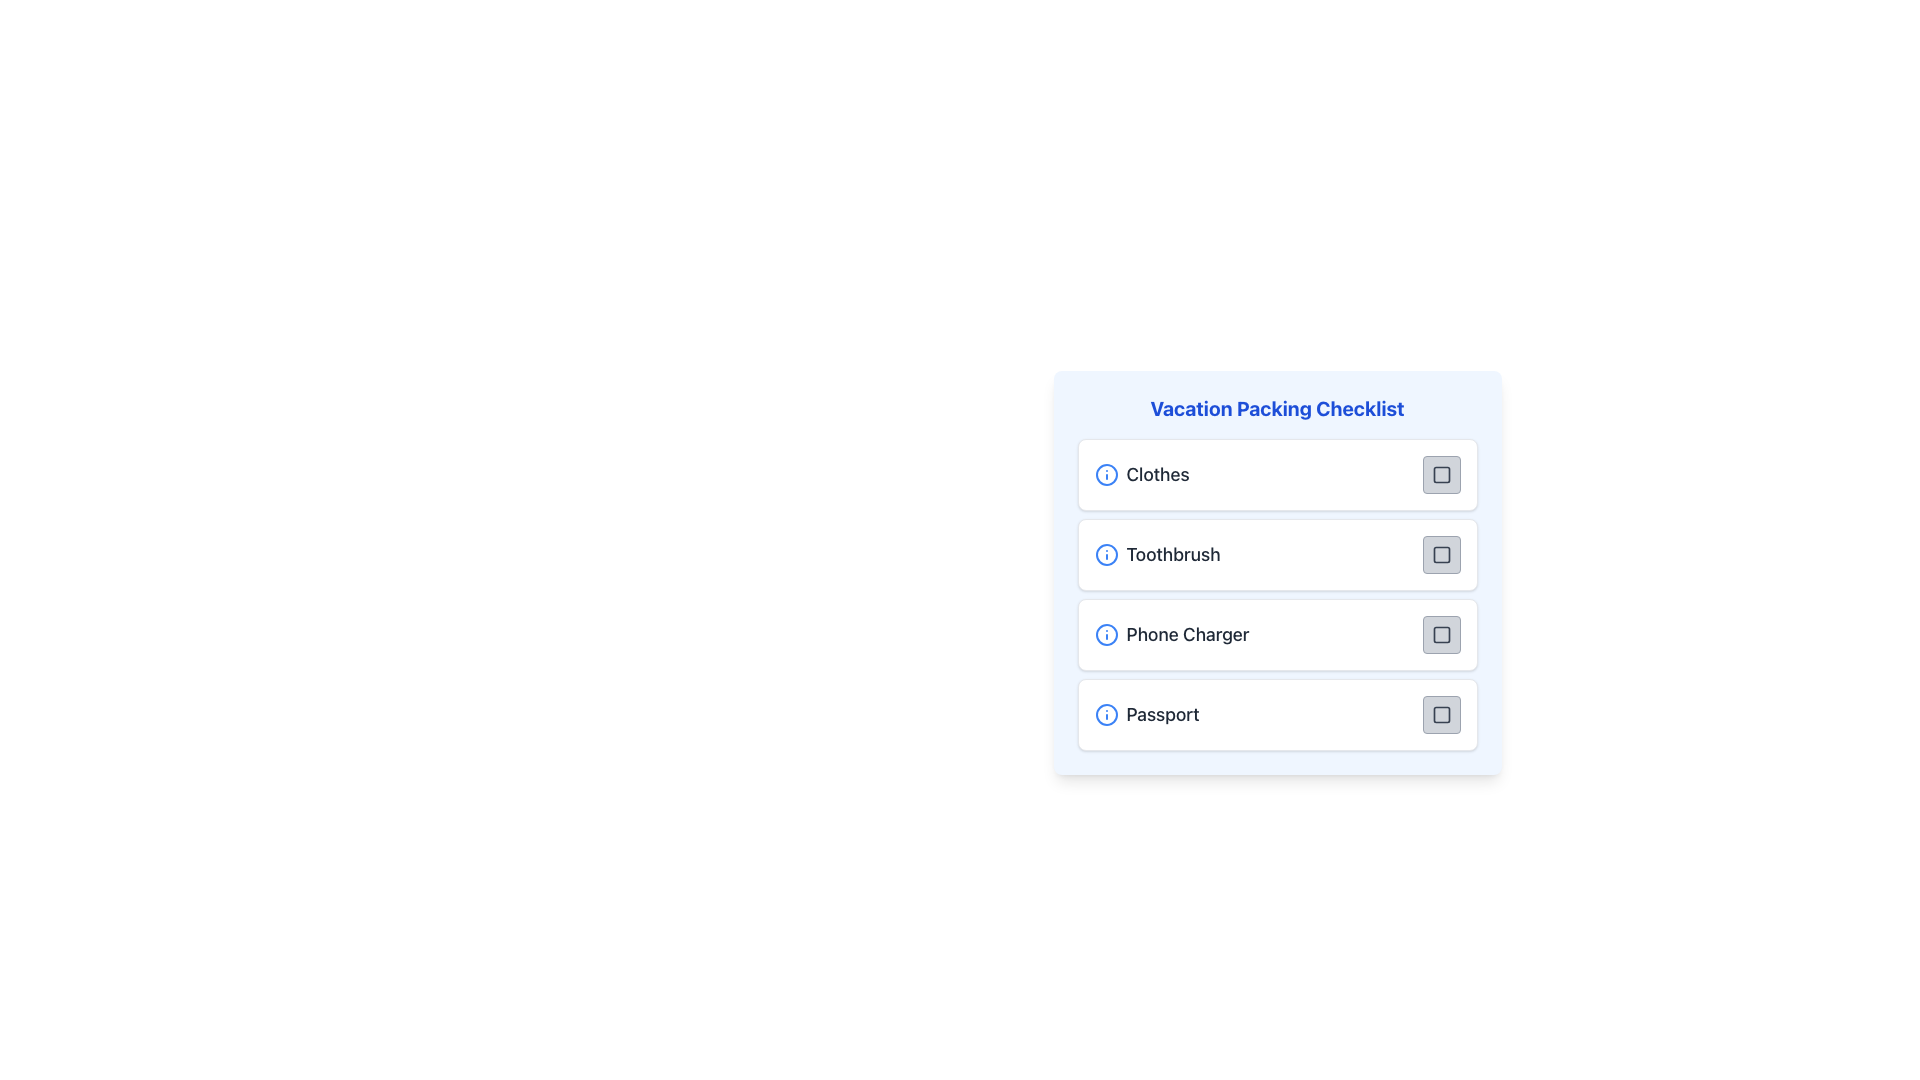  What do you see at coordinates (1105, 555) in the screenshot?
I see `decorative informational icon associated with the label 'Toothbrush' in the 'Vacation Packing Checklist' to gather additional details` at bounding box center [1105, 555].